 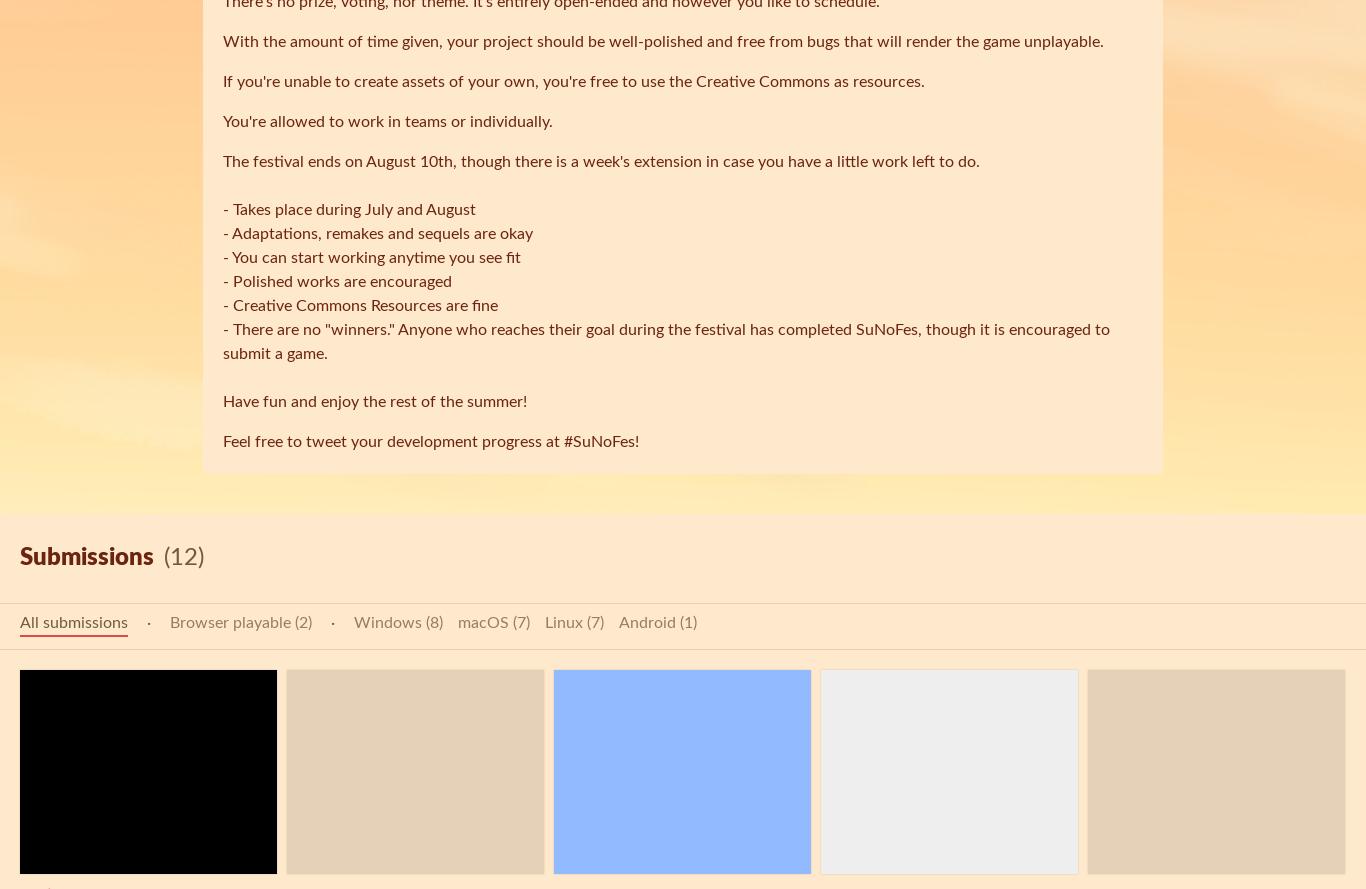 I want to click on 'Submissions', so click(x=87, y=558).